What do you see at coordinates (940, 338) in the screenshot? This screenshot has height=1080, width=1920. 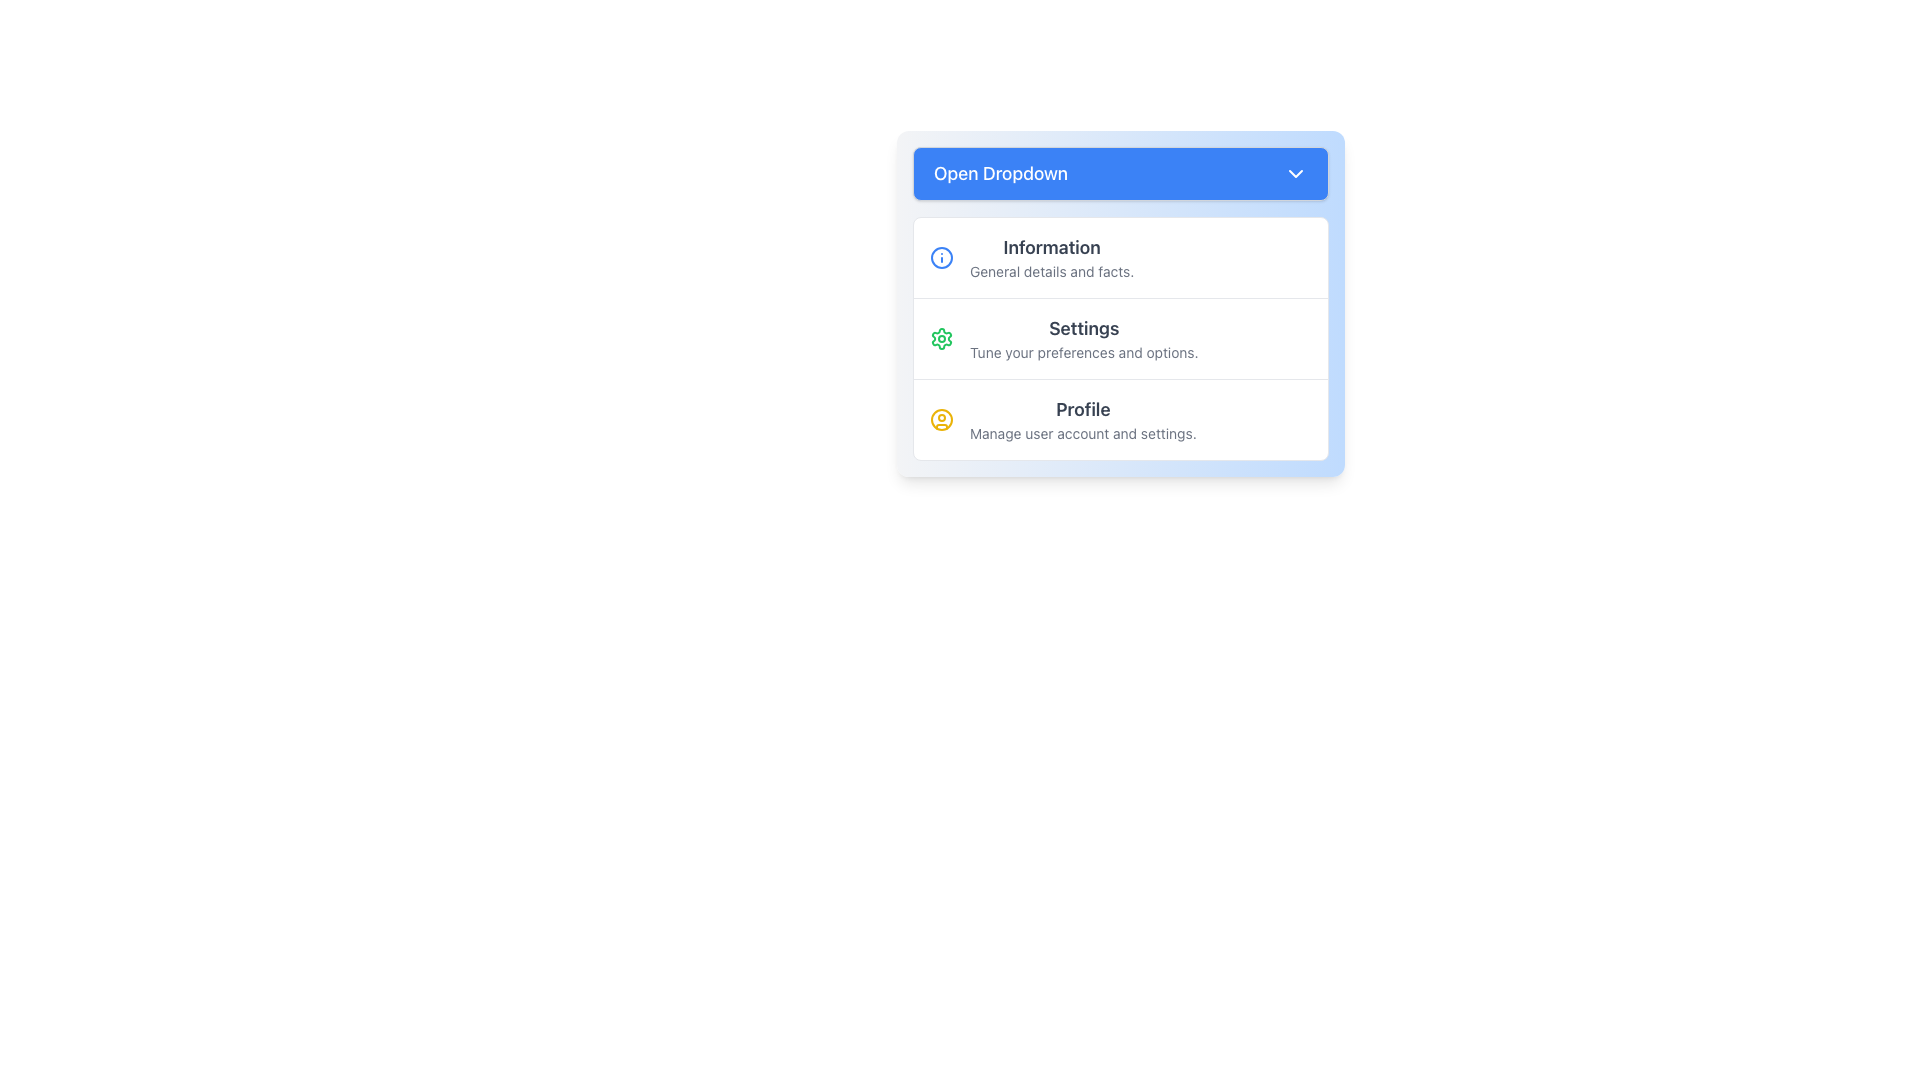 I see `the Settings icon in the dropdown menu, which is located in the second row and positioned to the left of the 'Settings' label` at bounding box center [940, 338].